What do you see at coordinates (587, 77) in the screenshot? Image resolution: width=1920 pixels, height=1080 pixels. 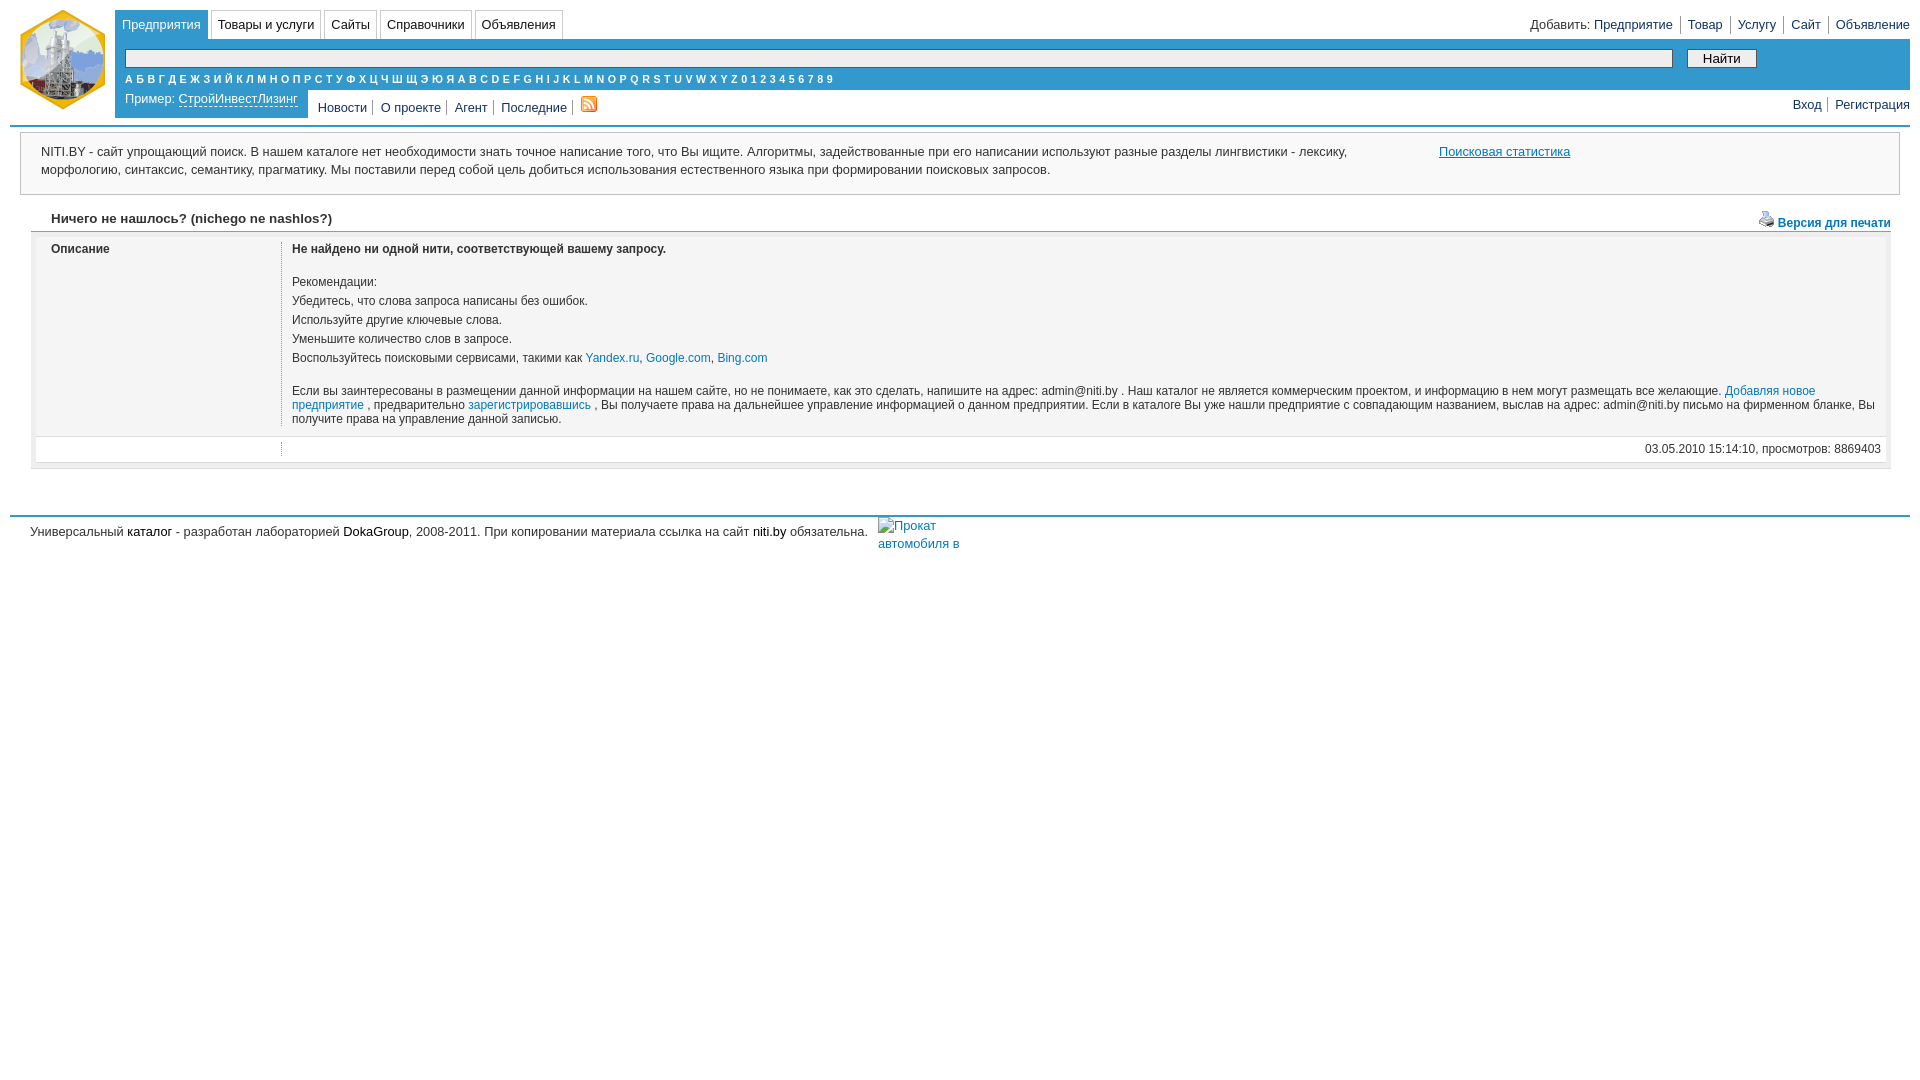 I see `'M'` at bounding box center [587, 77].